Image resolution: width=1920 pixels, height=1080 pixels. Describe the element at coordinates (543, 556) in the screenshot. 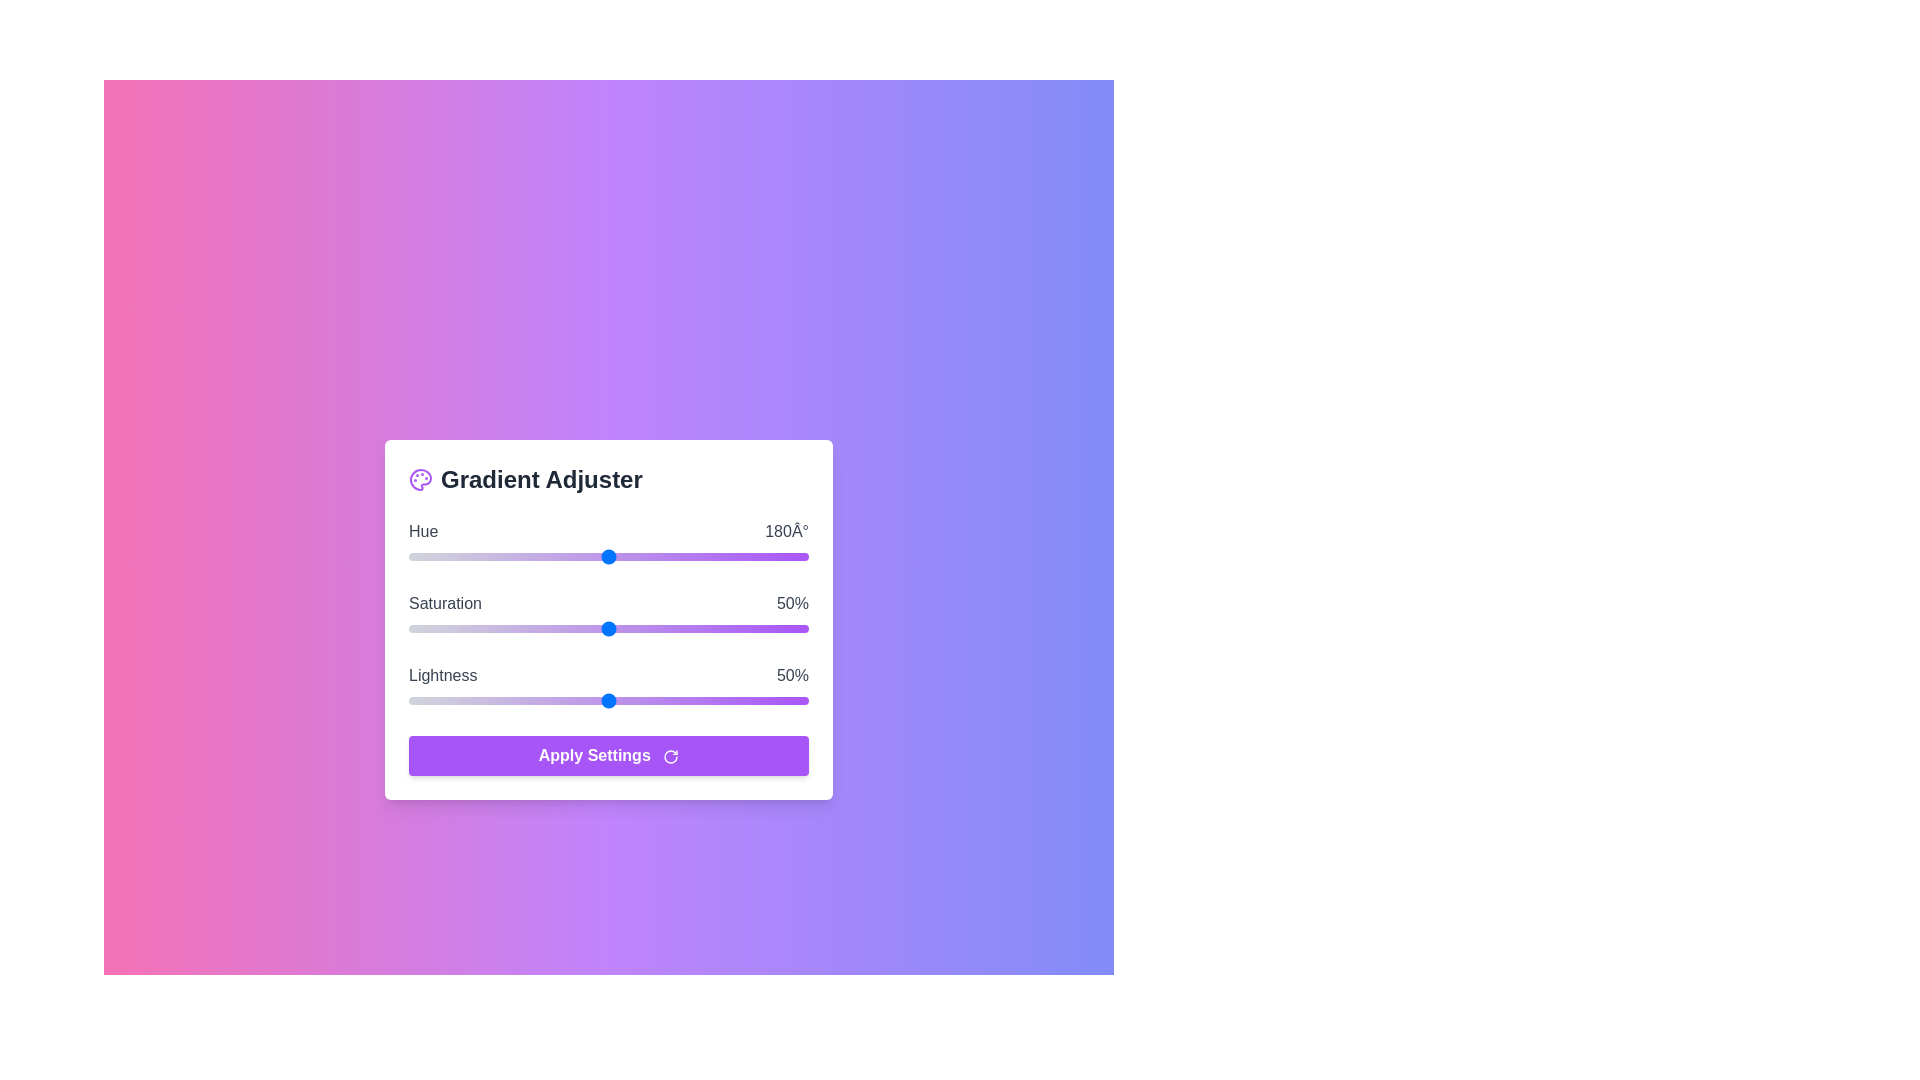

I see `the Hue slider to set the value to 121` at that location.